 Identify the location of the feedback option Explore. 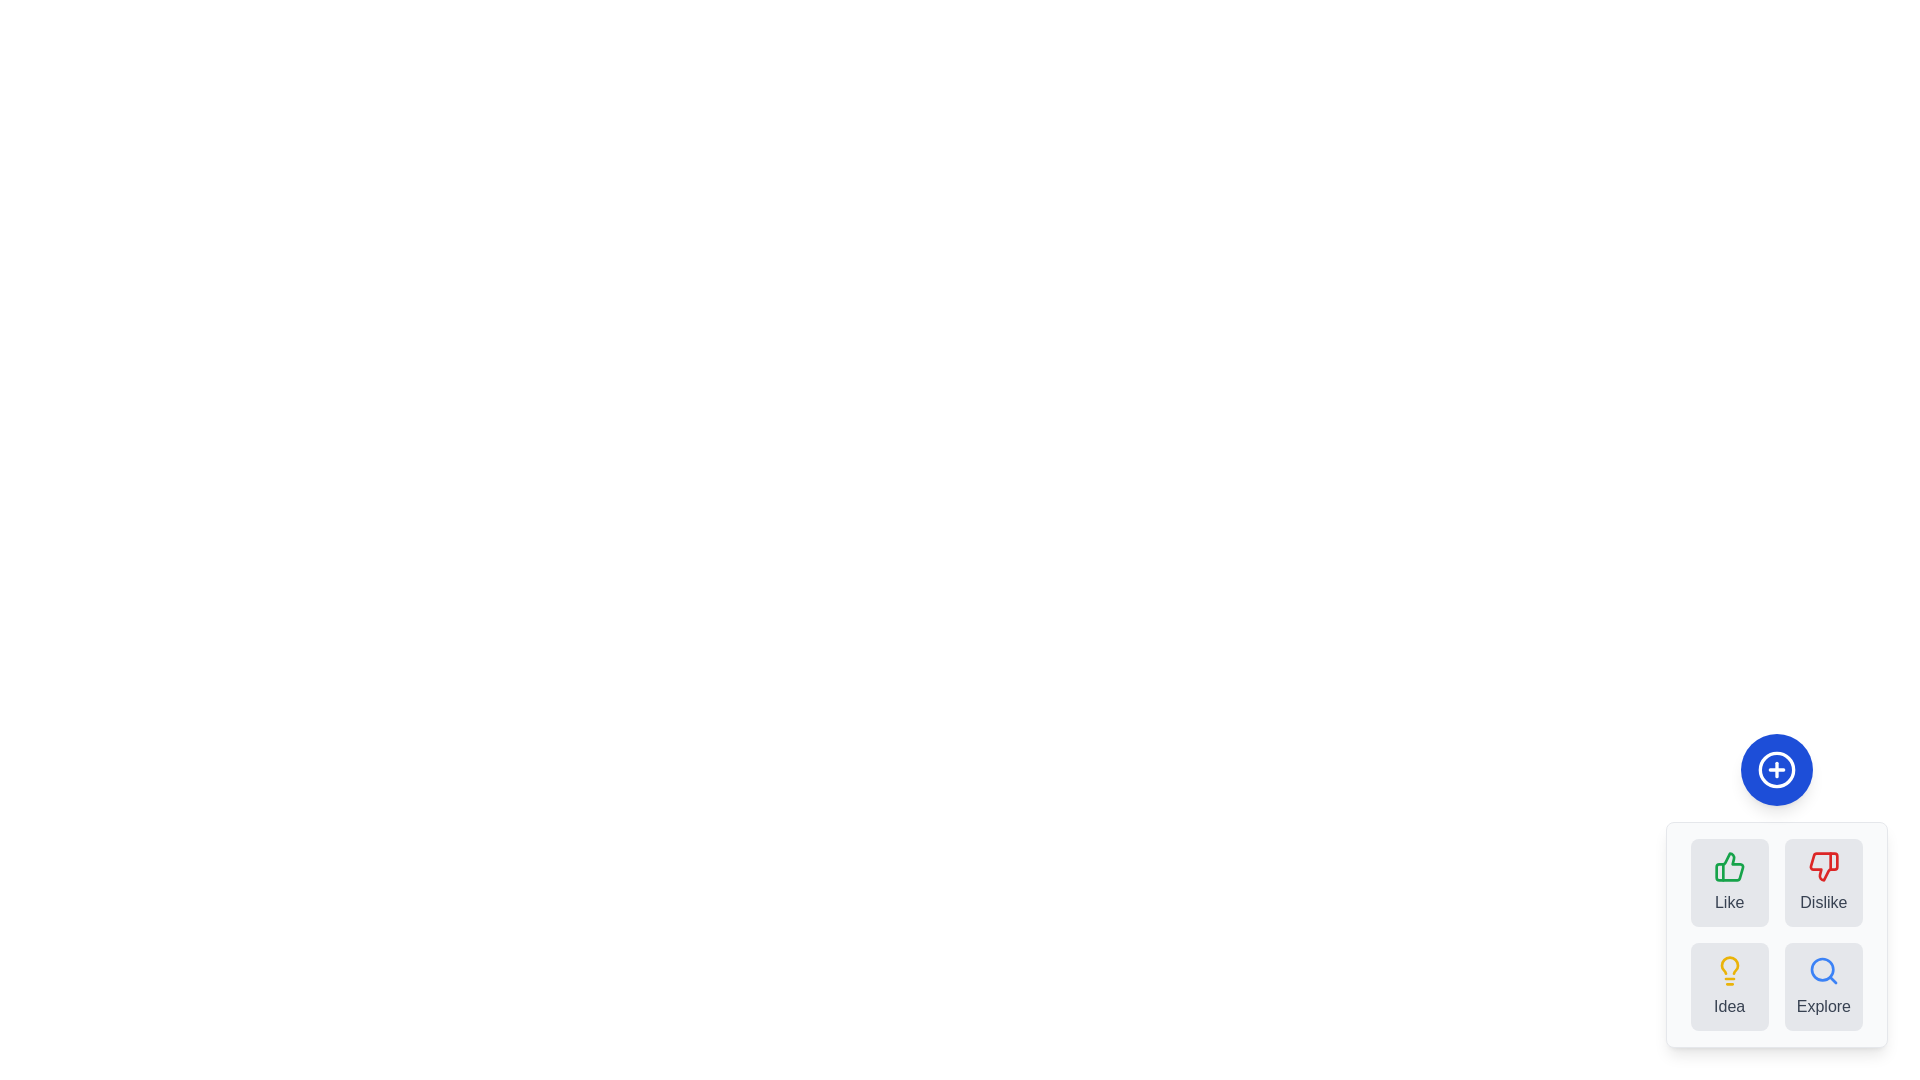
(1823, 986).